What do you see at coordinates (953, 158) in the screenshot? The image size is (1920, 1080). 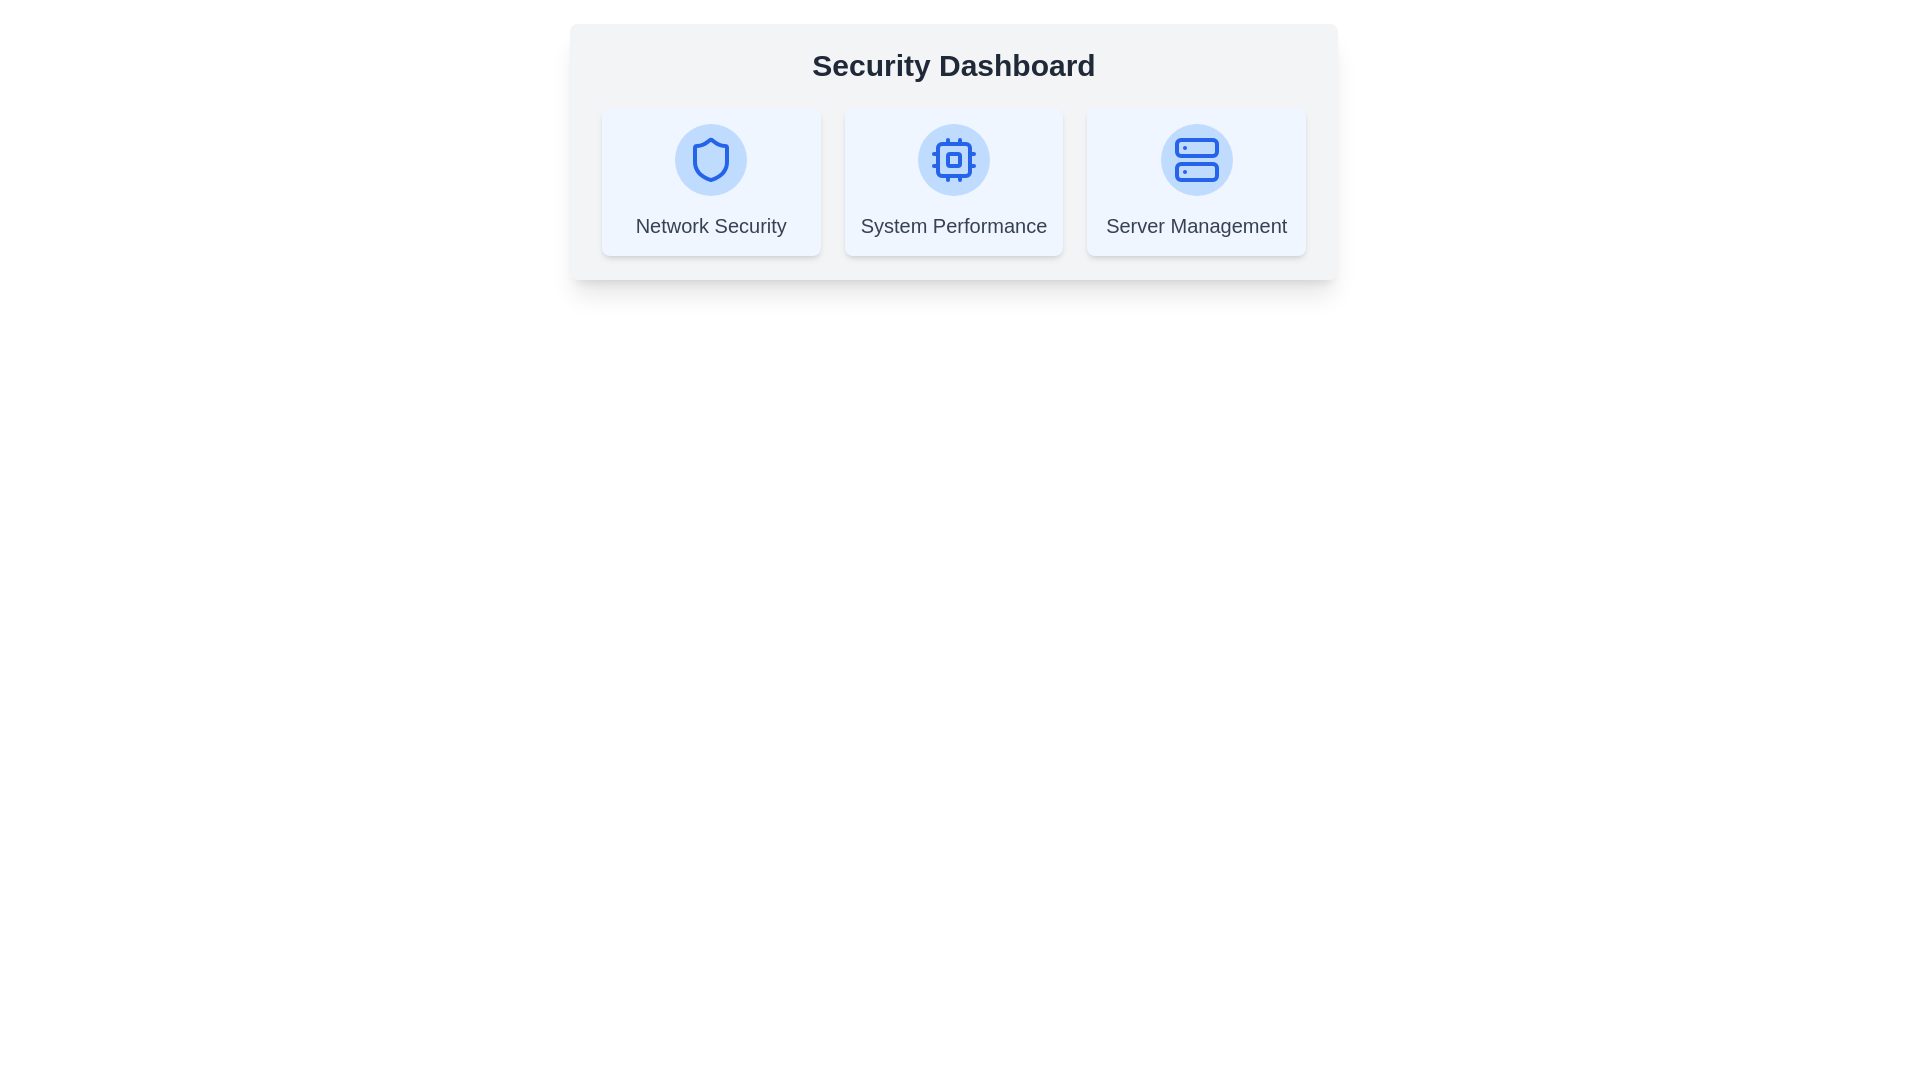 I see `the decorative graphical element forming part of the 'System Performance' icon, specifically the outer square in the CPU representation, located in the Security Dashboard interface` at bounding box center [953, 158].